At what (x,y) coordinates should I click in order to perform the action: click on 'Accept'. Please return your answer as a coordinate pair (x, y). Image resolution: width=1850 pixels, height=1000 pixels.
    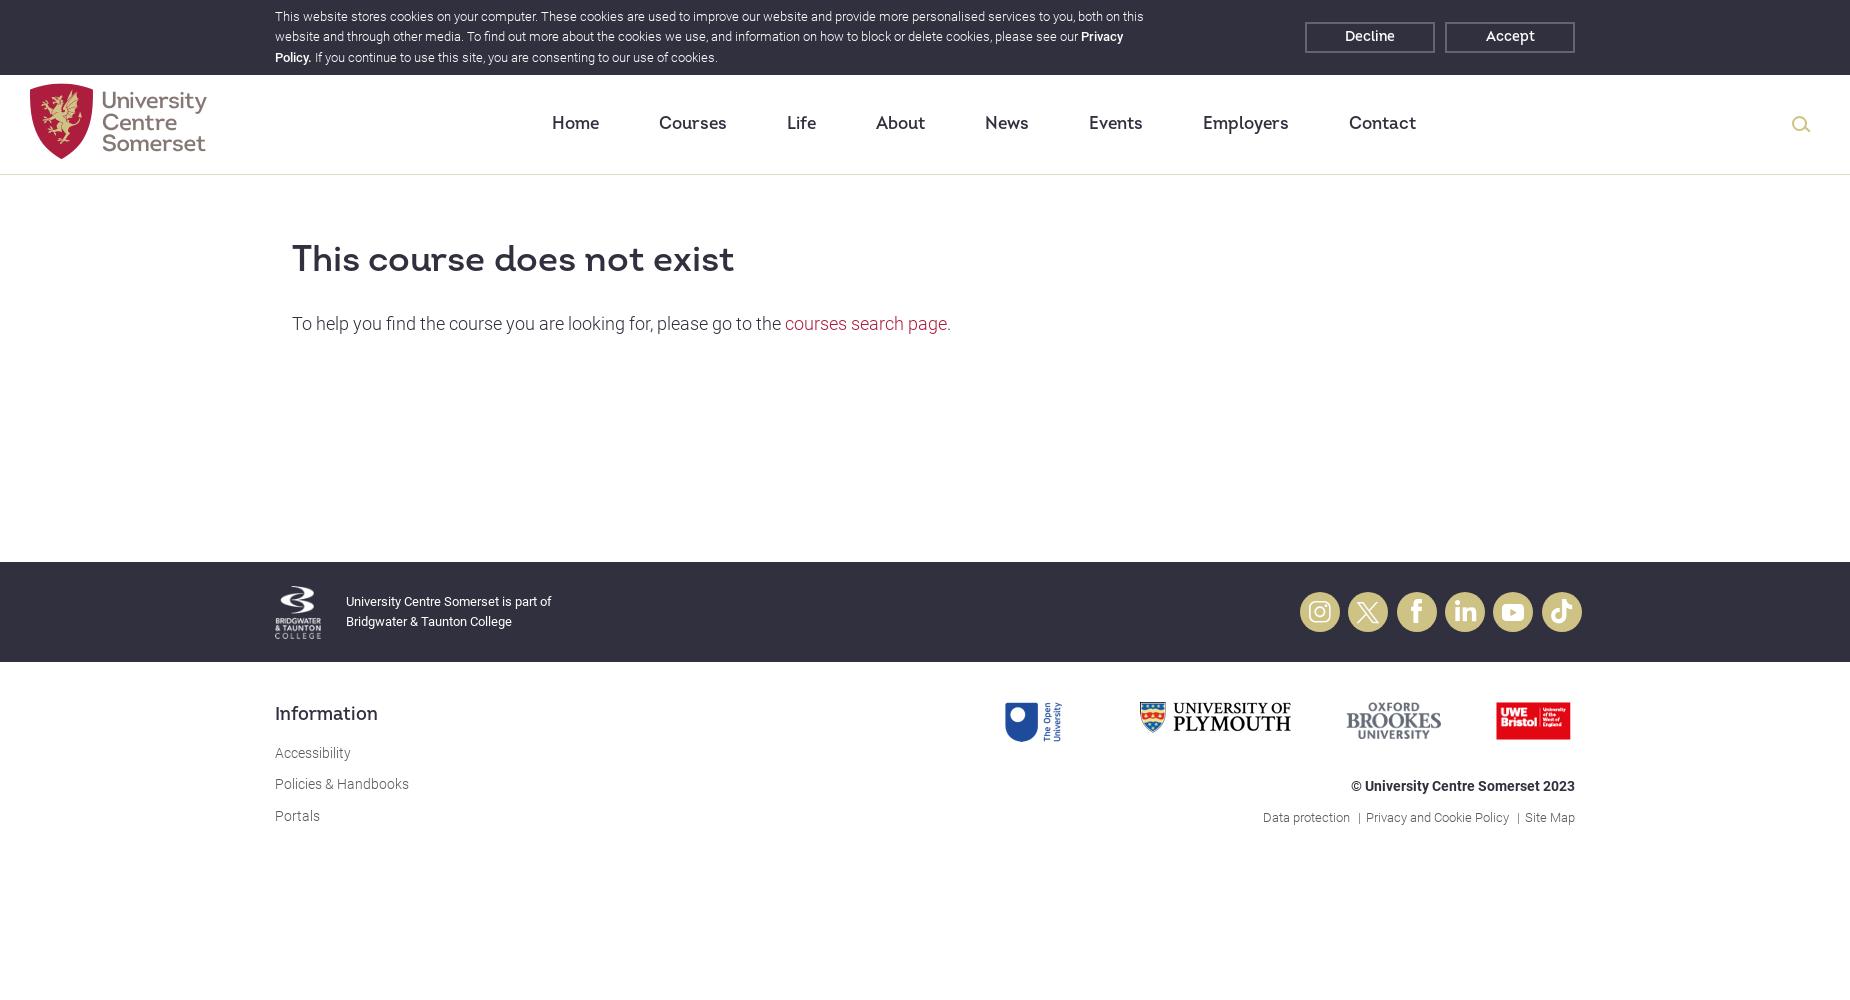
    Looking at the image, I should click on (1484, 36).